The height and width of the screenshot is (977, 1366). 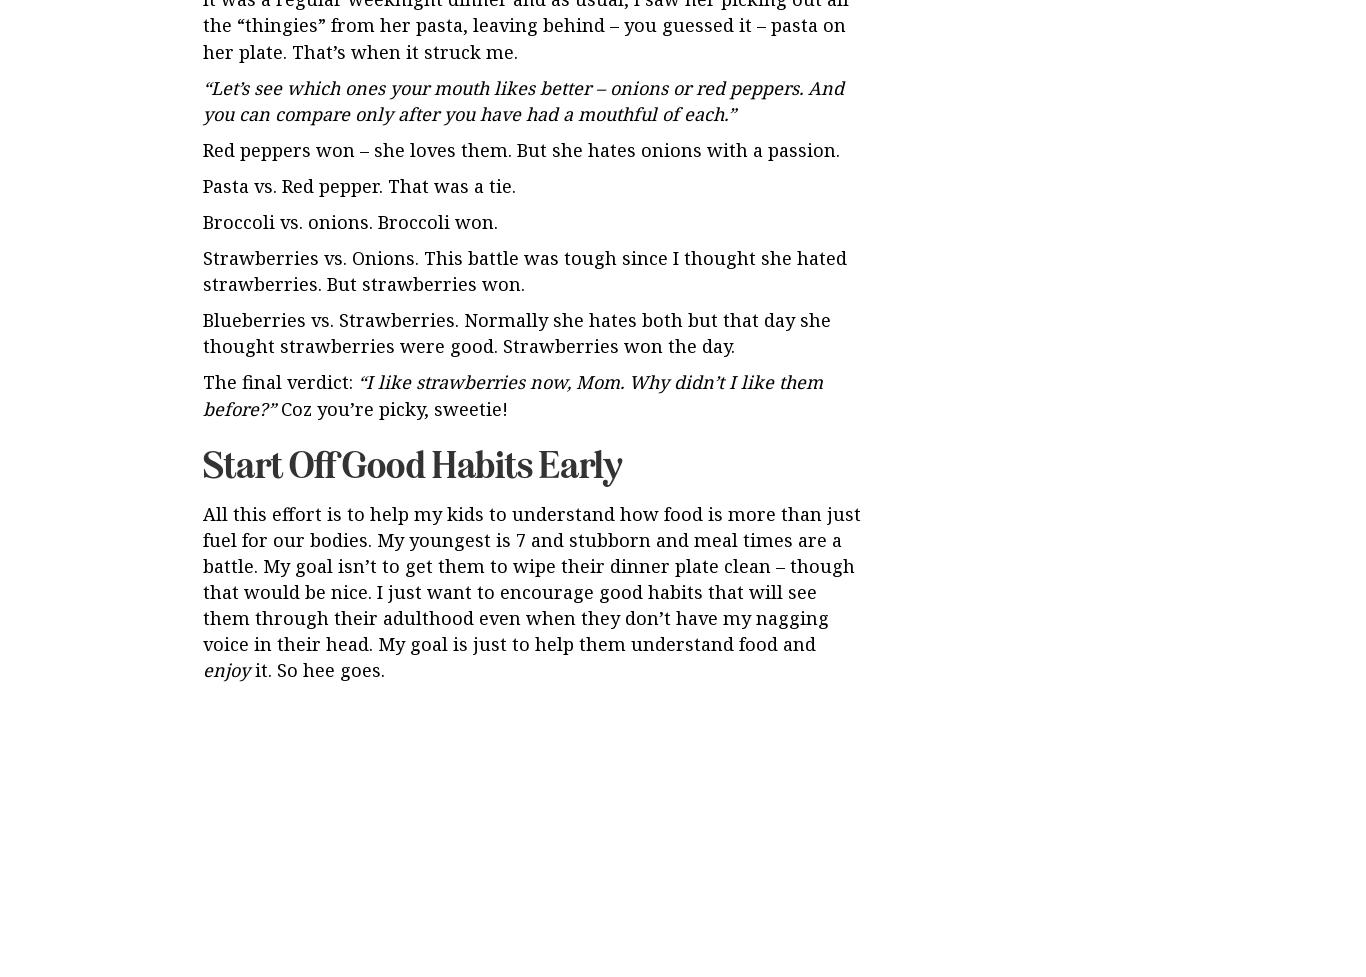 I want to click on 'The final verdict:', so click(x=201, y=382).